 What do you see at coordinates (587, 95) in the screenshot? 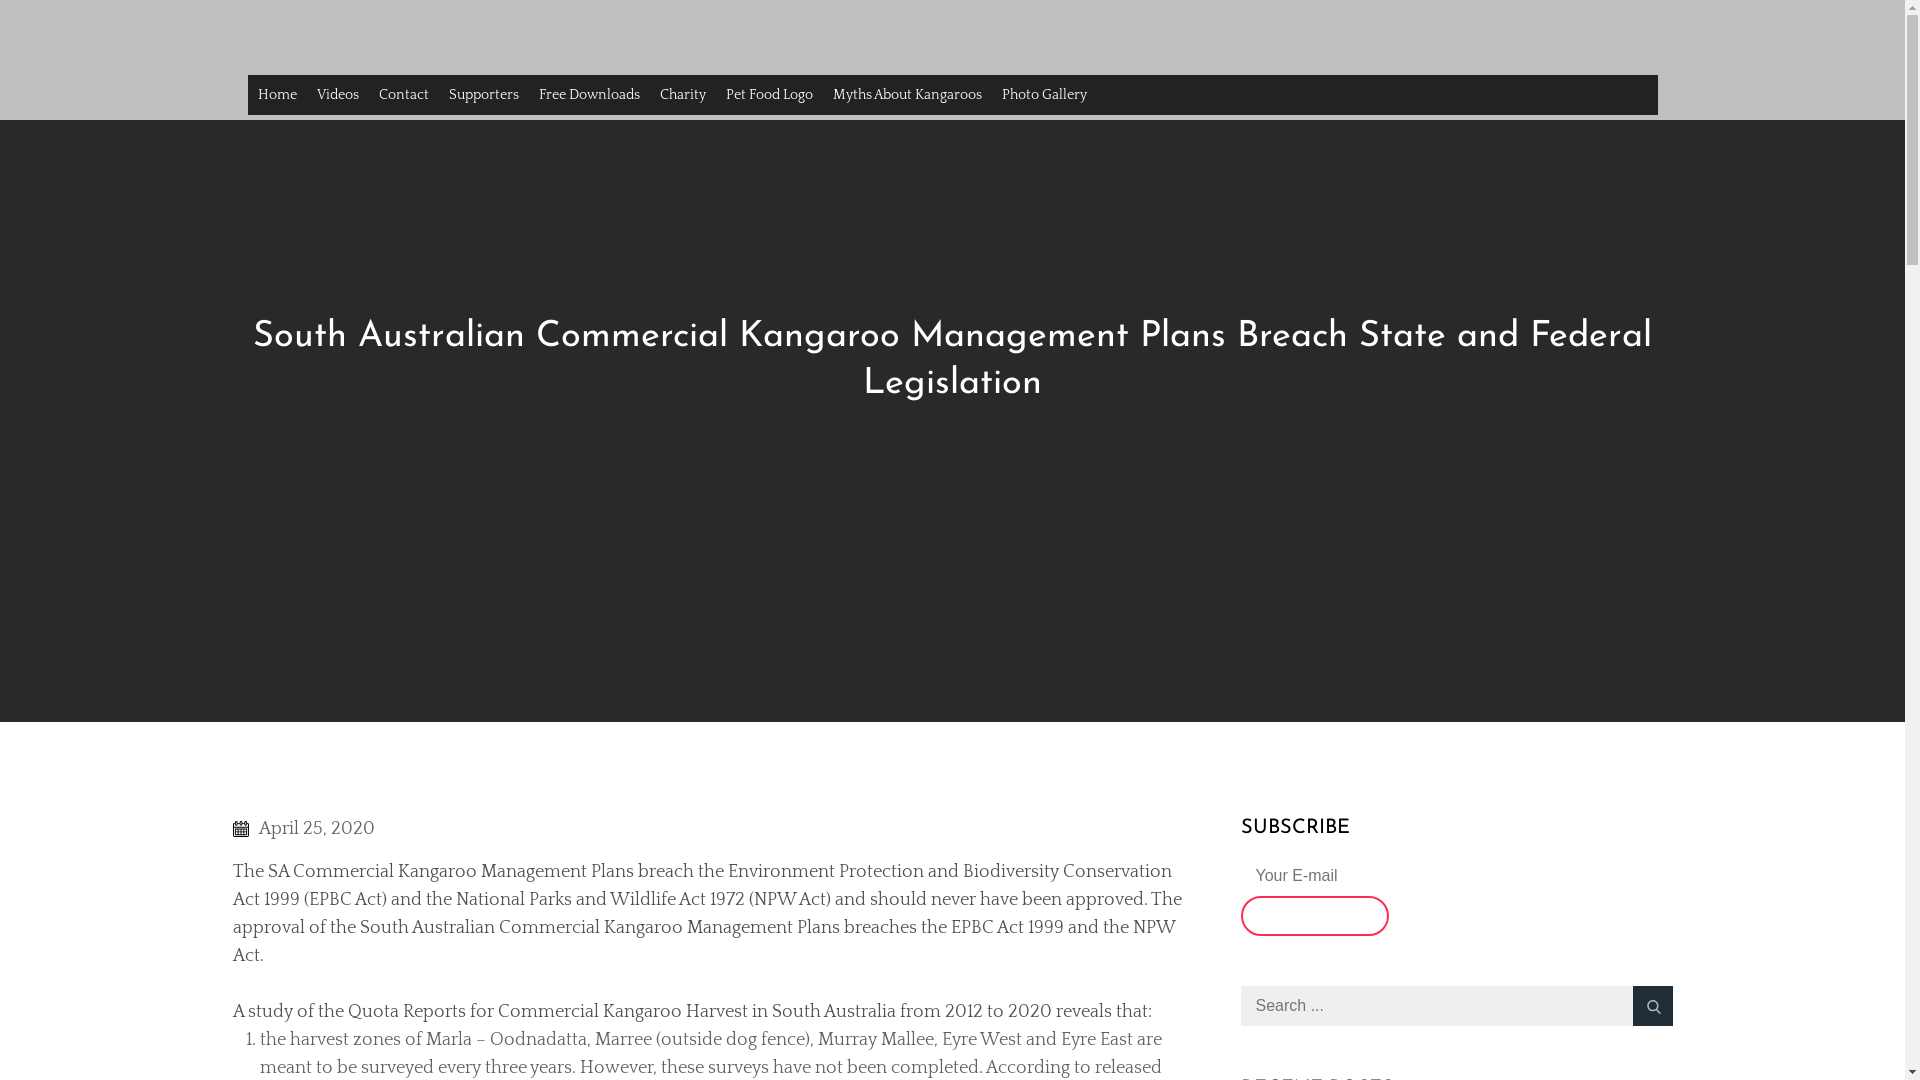
I see `'Free Downloads'` at bounding box center [587, 95].